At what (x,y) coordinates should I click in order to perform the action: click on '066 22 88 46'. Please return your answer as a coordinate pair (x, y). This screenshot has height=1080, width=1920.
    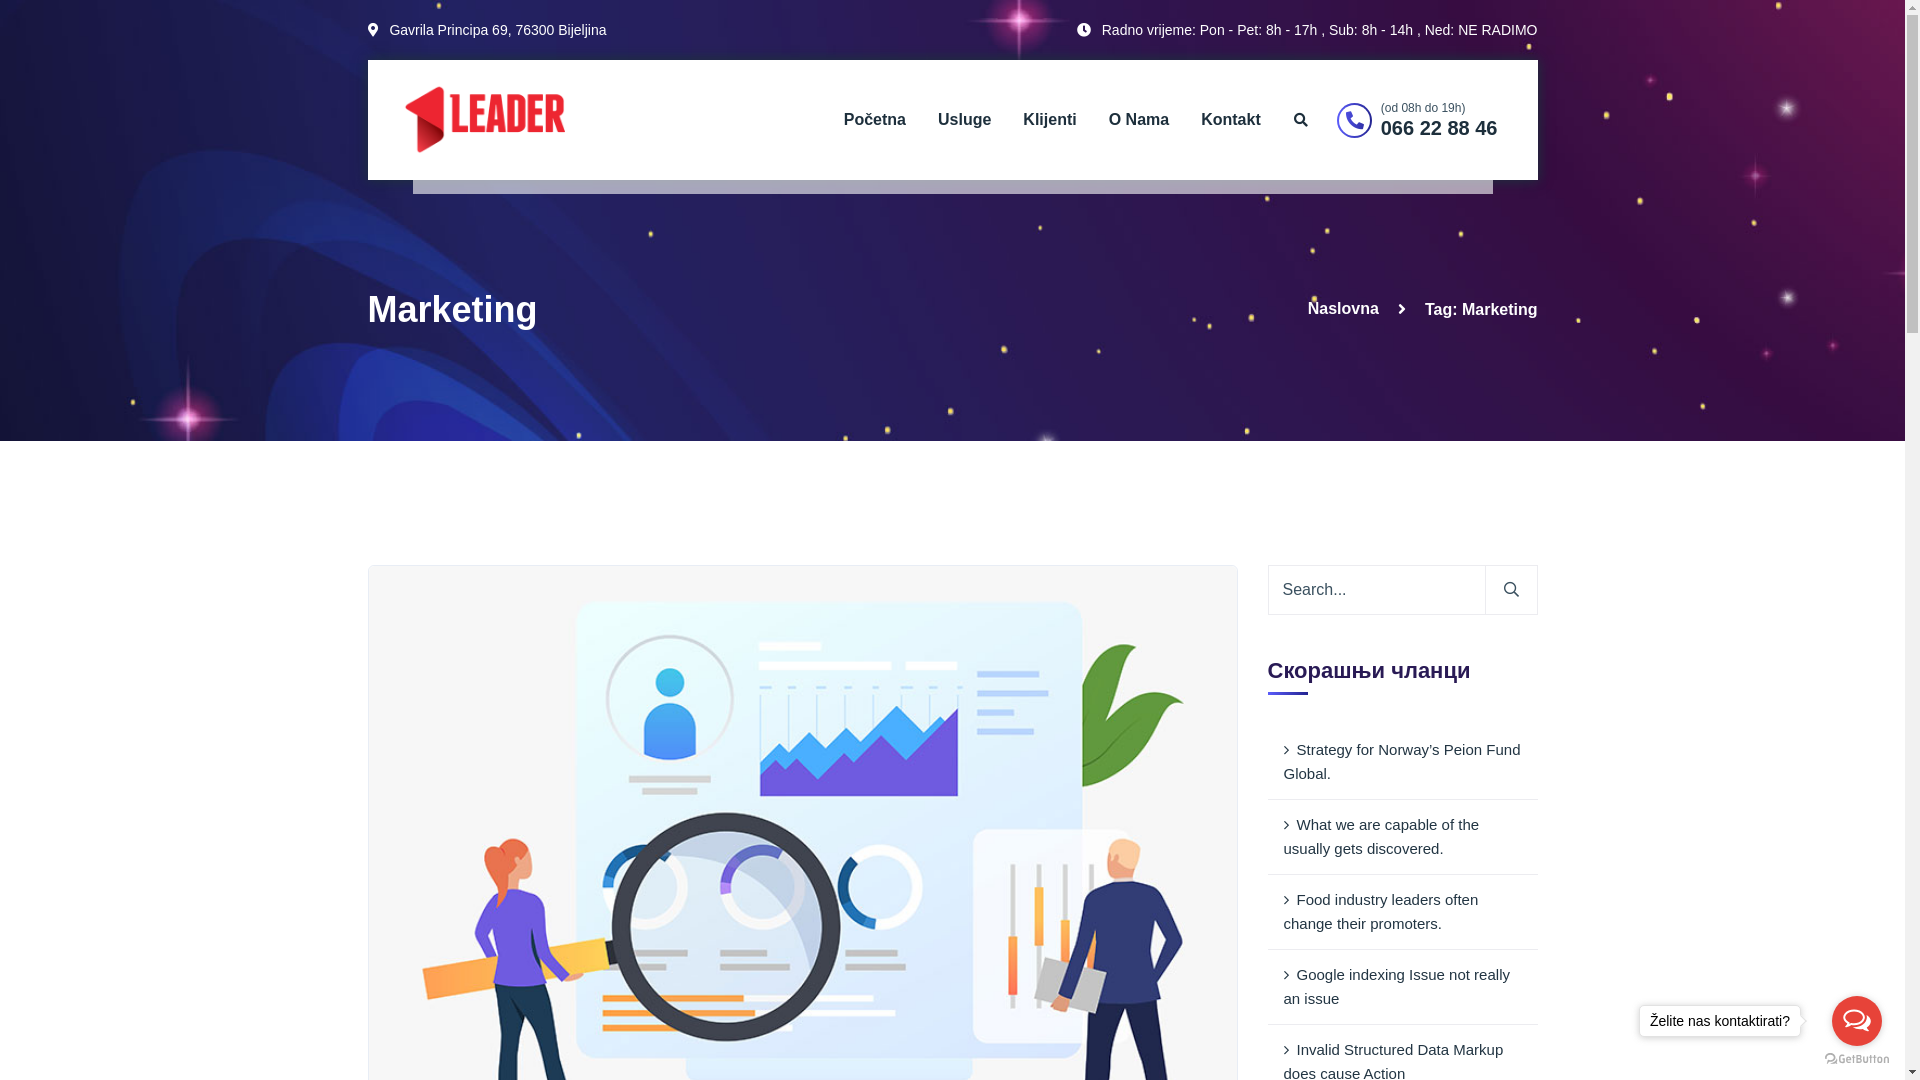
    Looking at the image, I should click on (1438, 127).